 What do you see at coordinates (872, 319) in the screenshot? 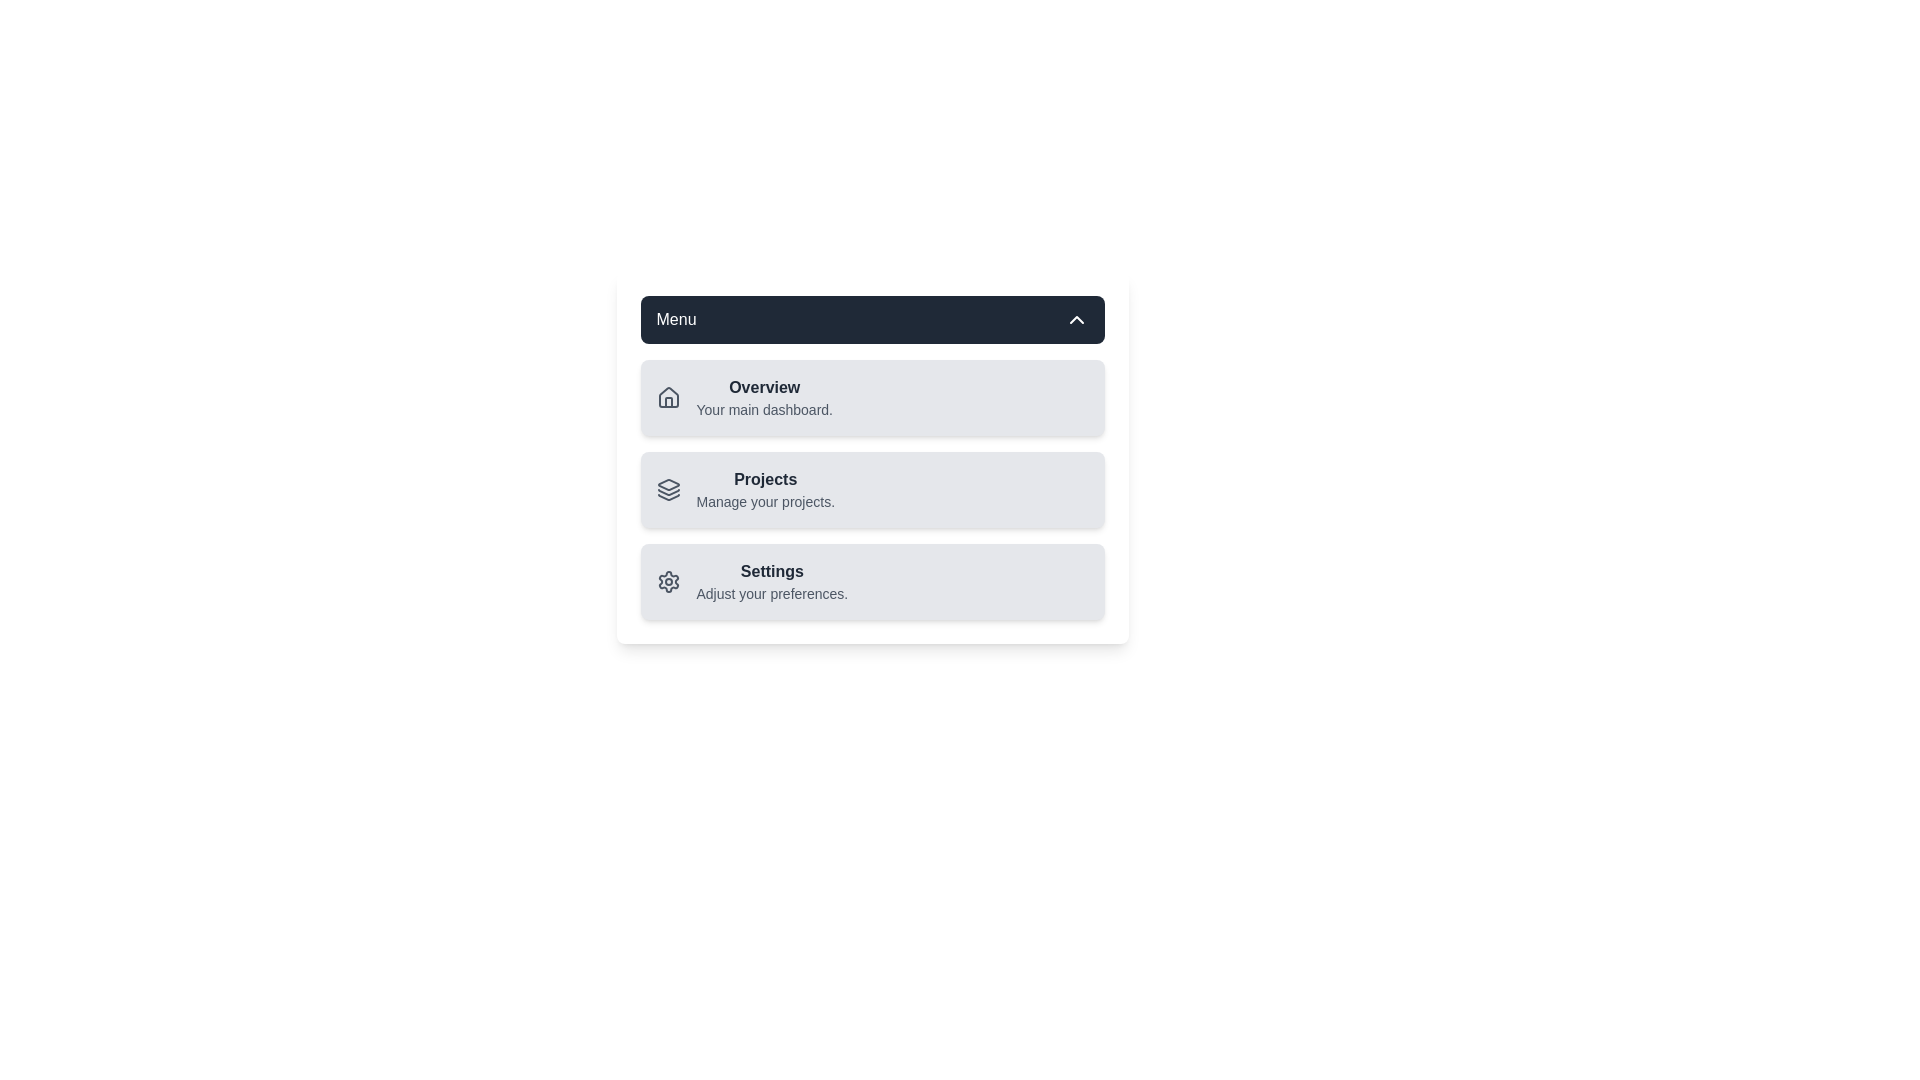
I see `the 'Menu' button to toggle the menu's visibility` at bounding box center [872, 319].